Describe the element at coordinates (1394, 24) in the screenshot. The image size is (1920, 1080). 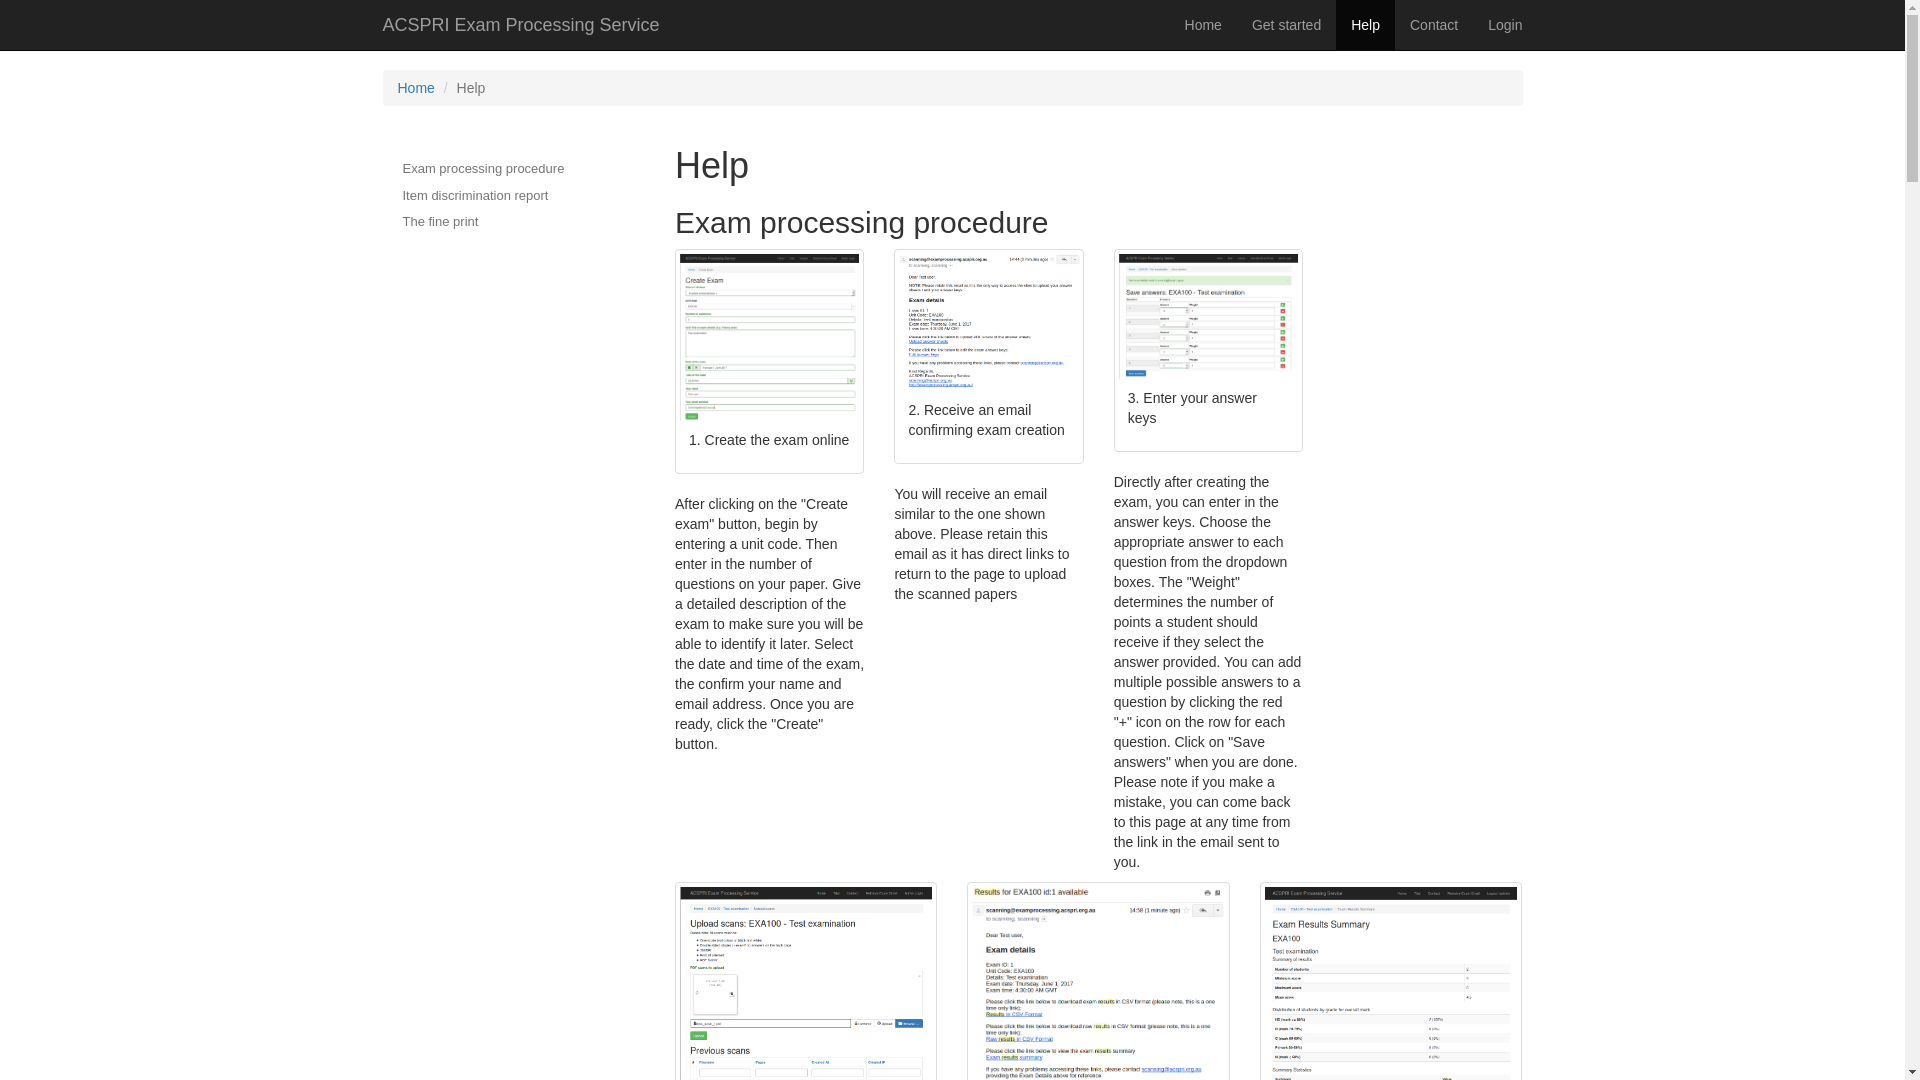
I see `'Contact'` at that location.